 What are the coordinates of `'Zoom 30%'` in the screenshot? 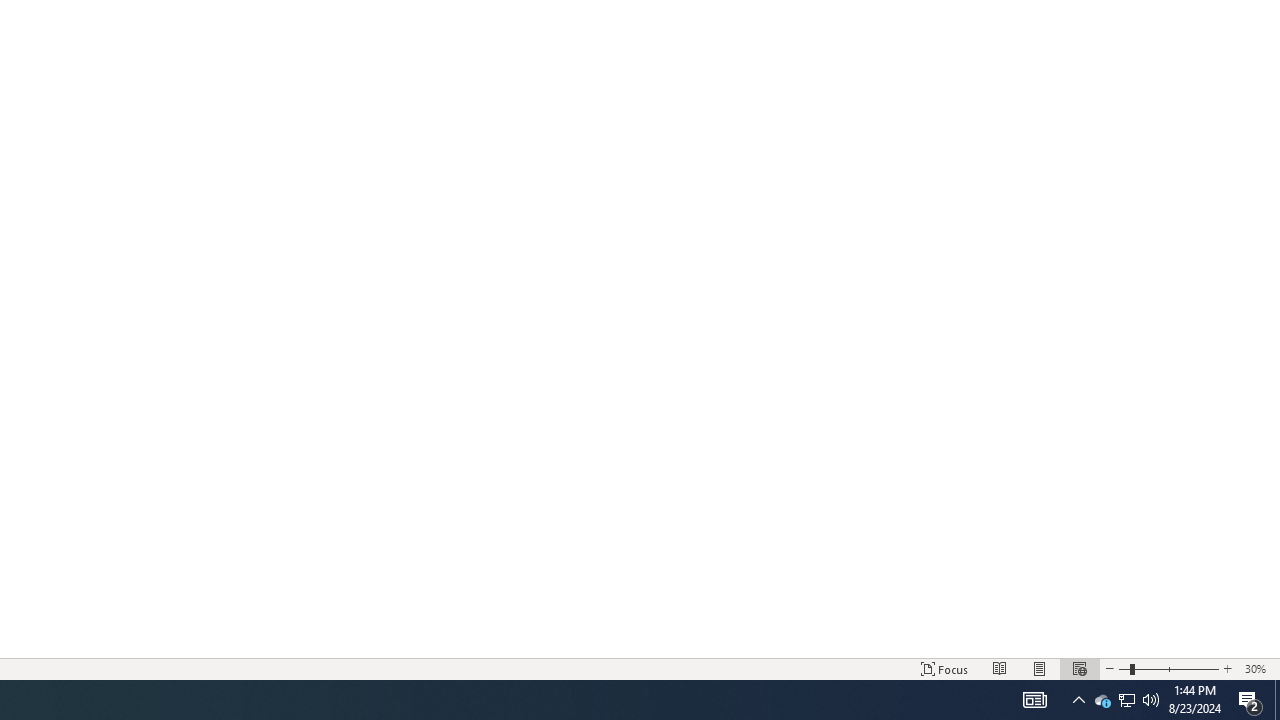 It's located at (1257, 669).